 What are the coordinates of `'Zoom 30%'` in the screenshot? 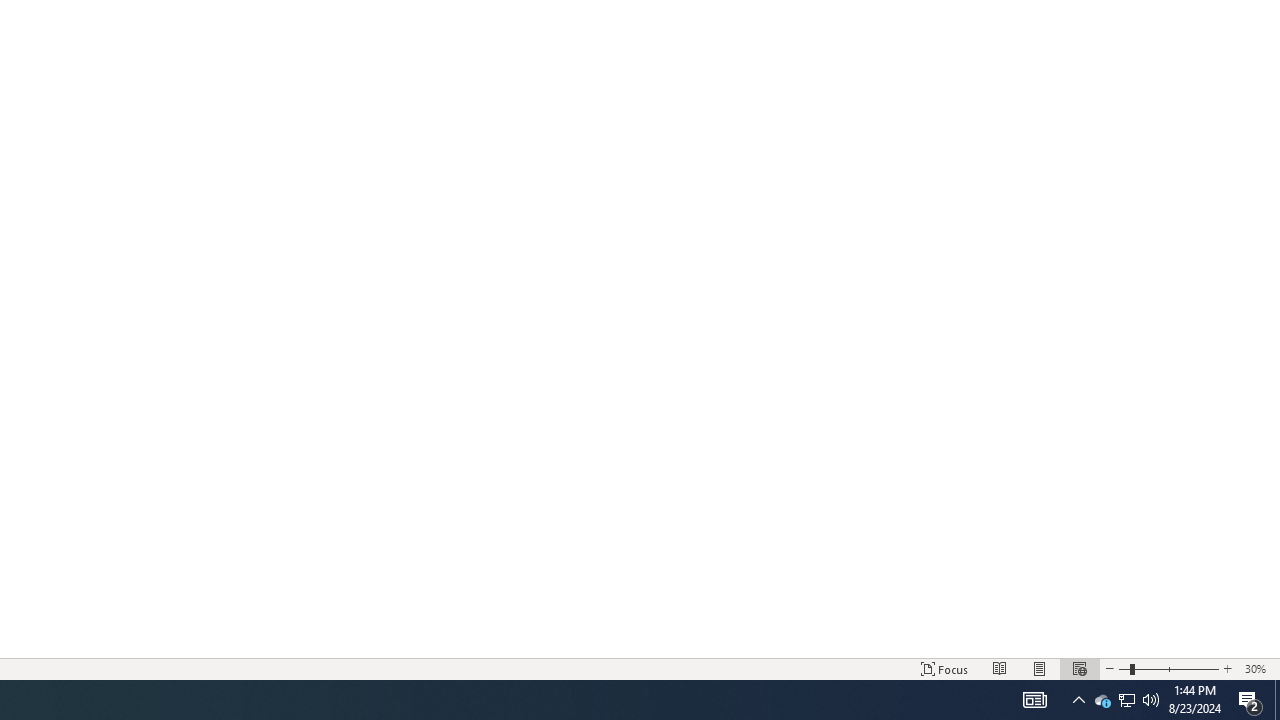 It's located at (1257, 669).